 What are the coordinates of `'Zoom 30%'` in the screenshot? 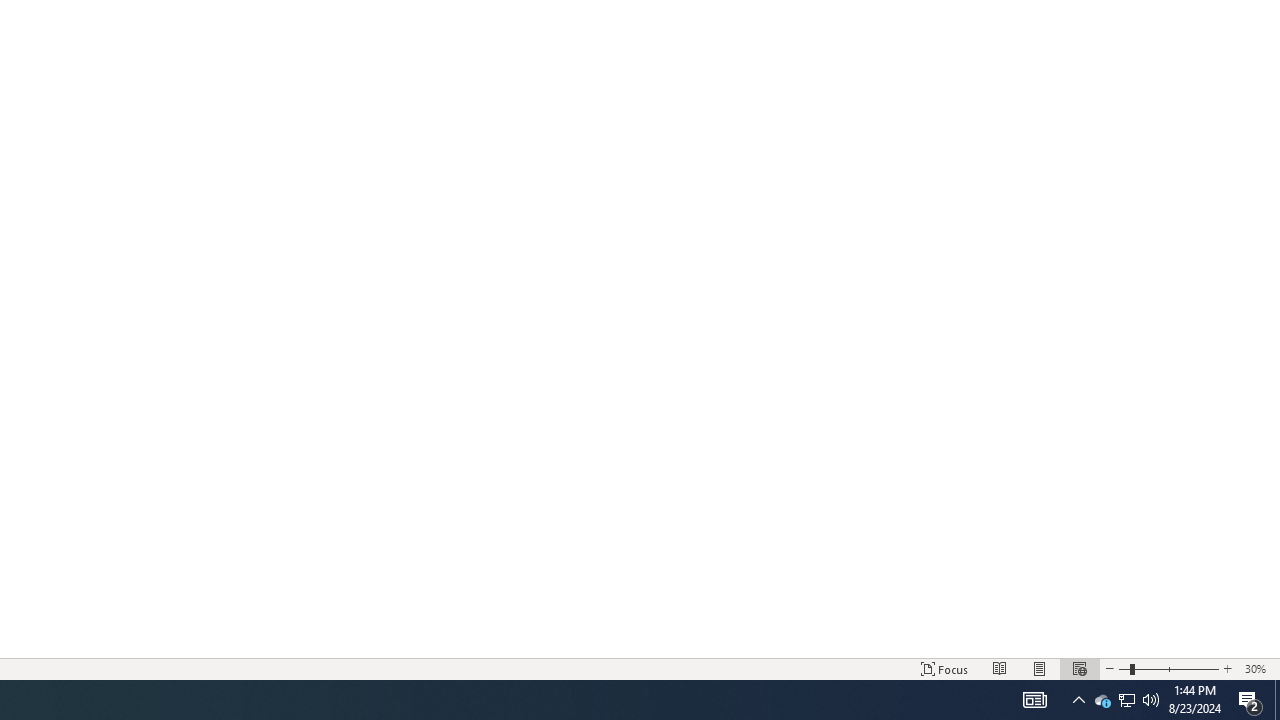 It's located at (1257, 669).